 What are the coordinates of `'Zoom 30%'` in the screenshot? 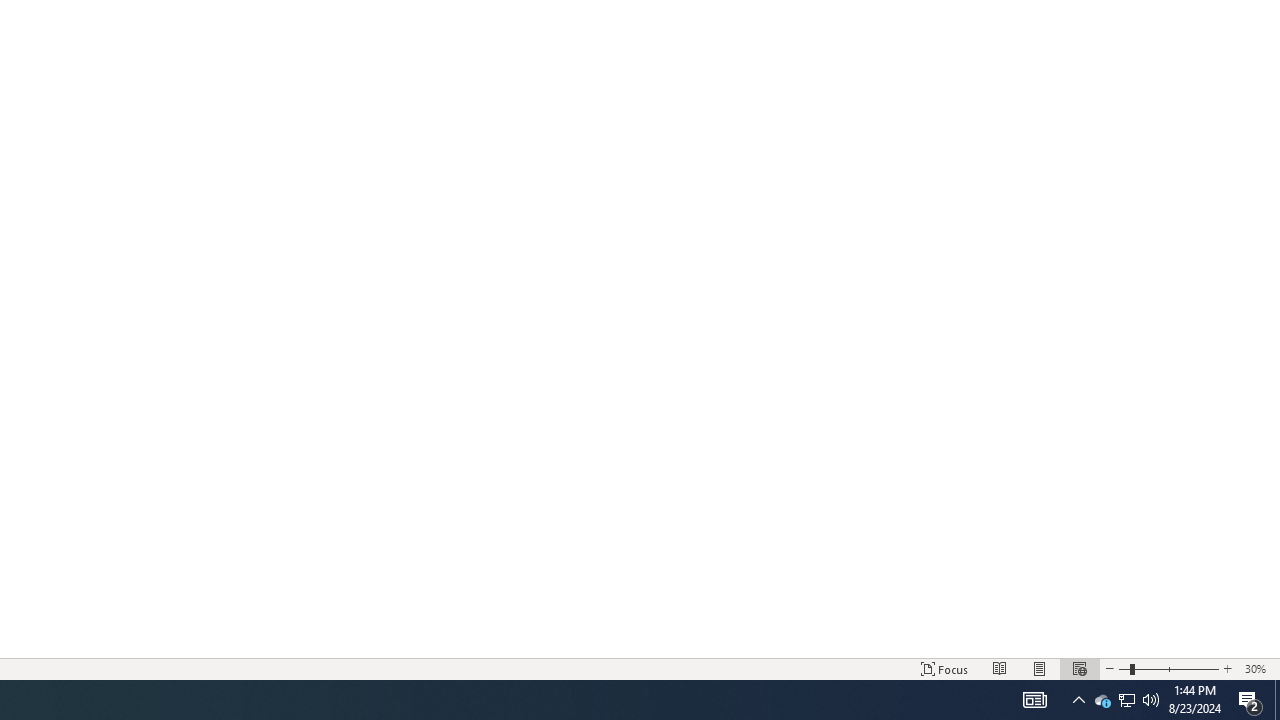 It's located at (1257, 669).